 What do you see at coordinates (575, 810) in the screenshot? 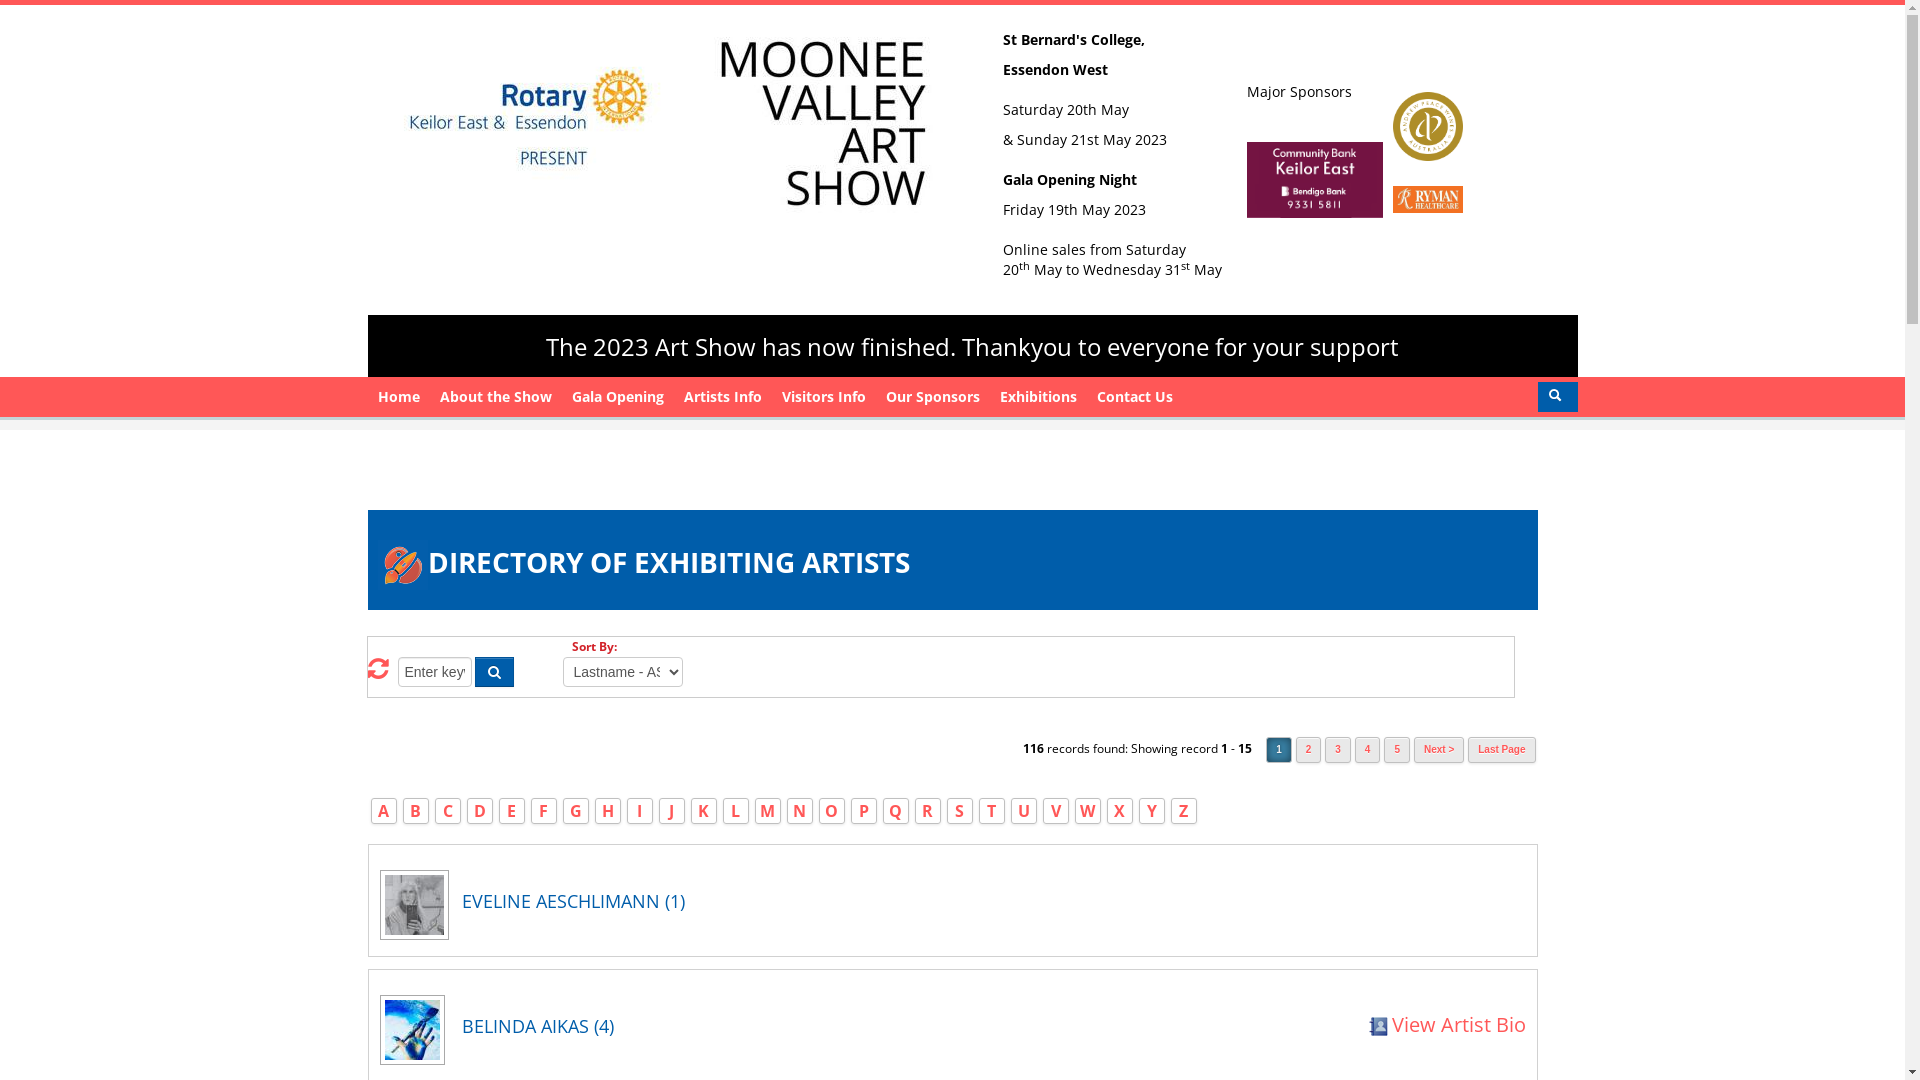
I see `'G'` at bounding box center [575, 810].